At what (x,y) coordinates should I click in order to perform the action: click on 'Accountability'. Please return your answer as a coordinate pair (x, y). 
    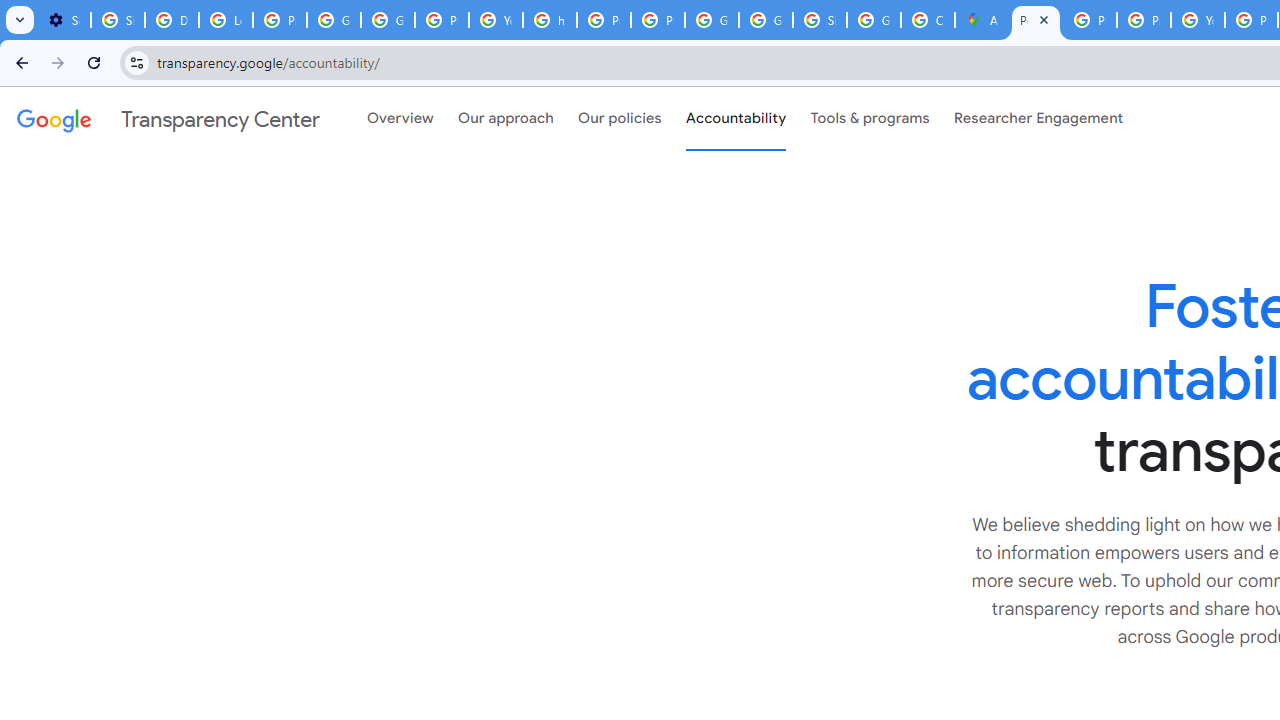
    Looking at the image, I should click on (735, 119).